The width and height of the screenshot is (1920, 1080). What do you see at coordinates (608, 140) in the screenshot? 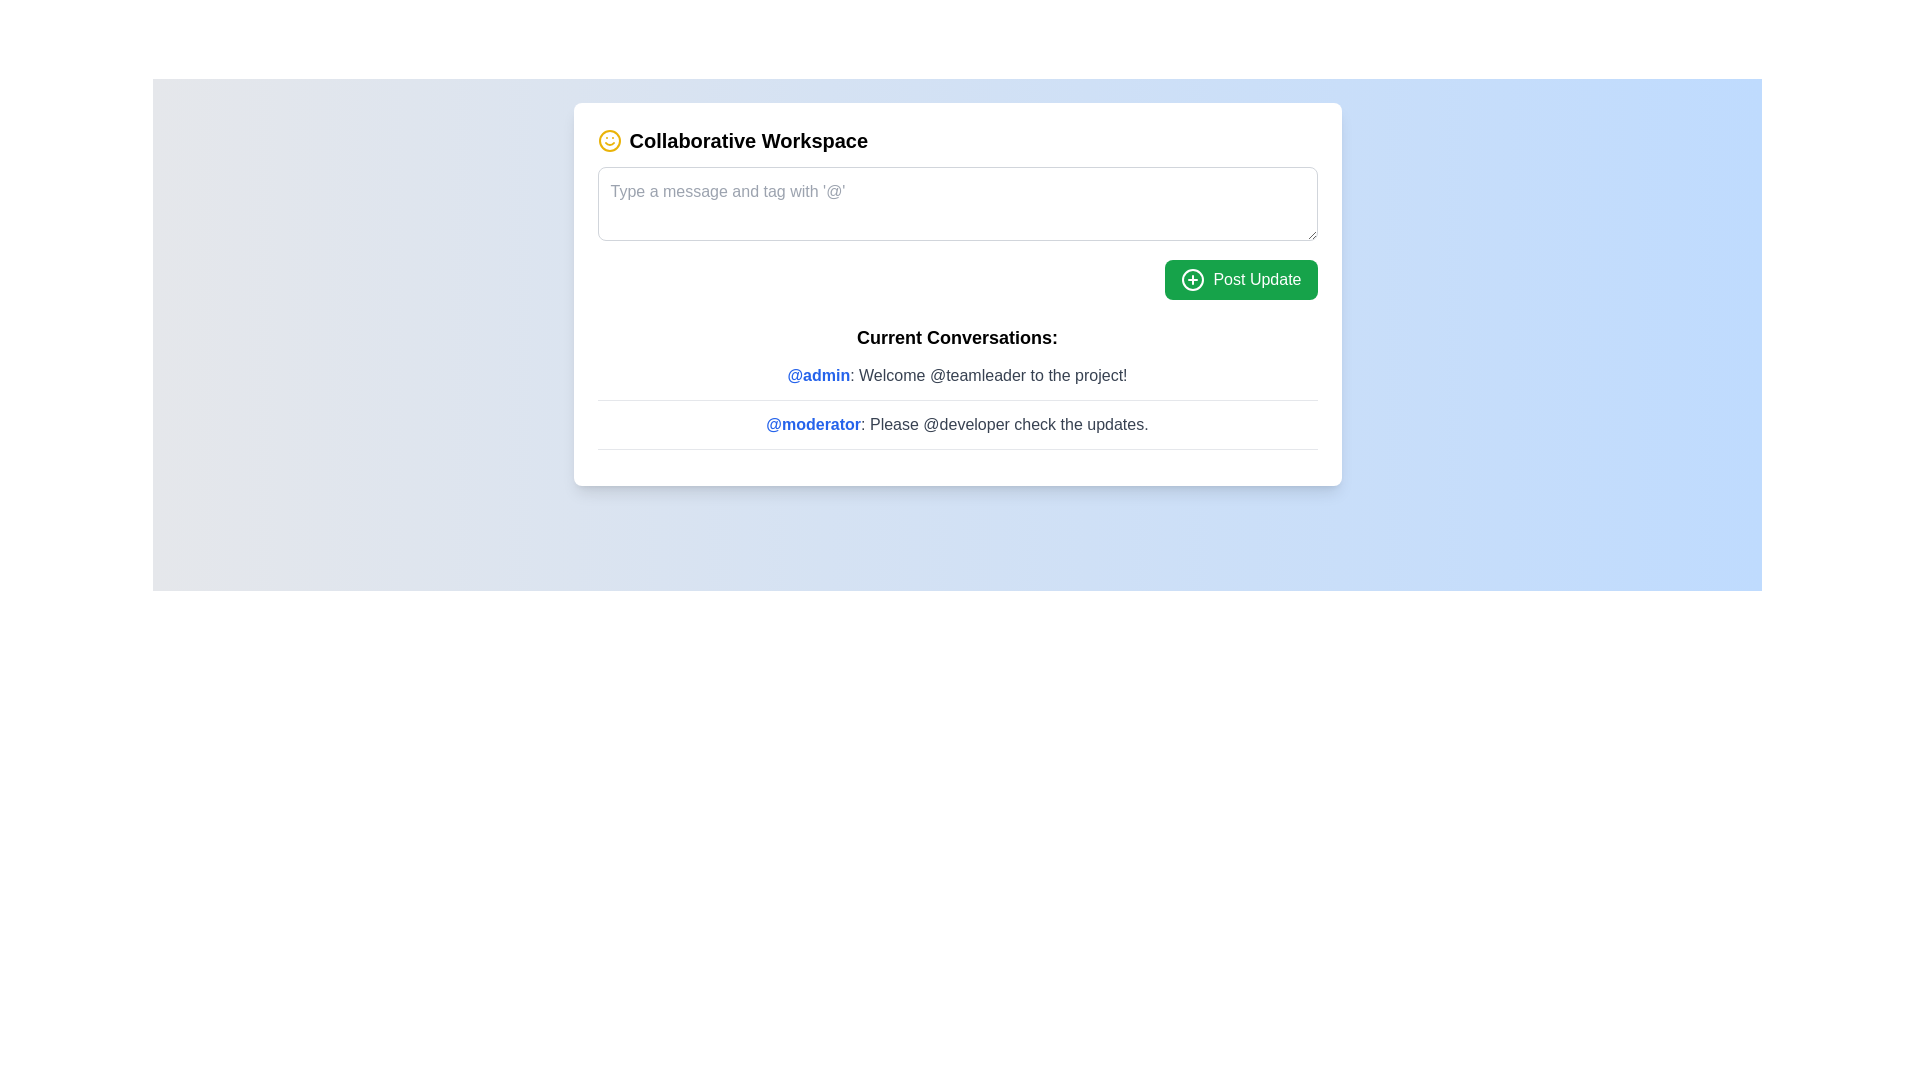
I see `the small circular smiling face icon, which is yellow and located to the left of the text 'Collaborative Workspace'` at bounding box center [608, 140].